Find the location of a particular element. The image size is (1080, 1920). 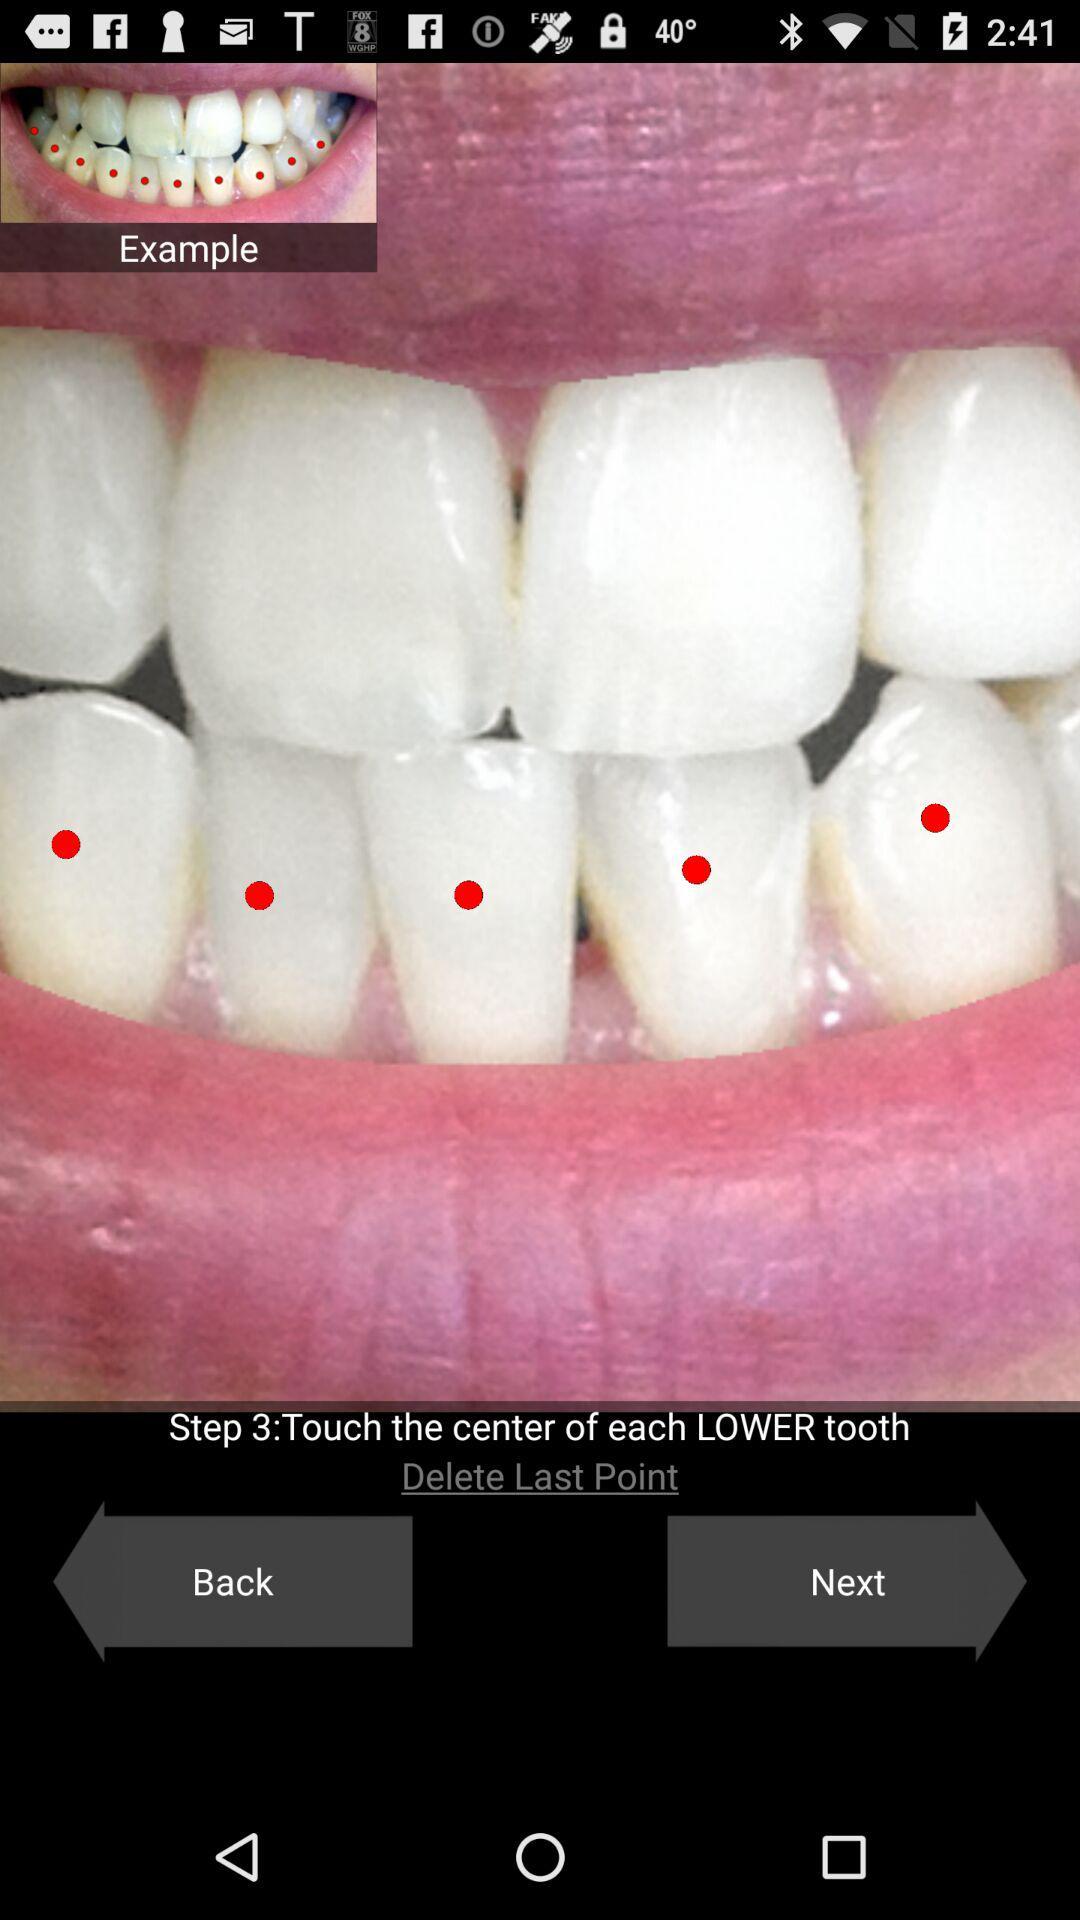

the icon at the bottom left corner is located at coordinates (231, 1580).